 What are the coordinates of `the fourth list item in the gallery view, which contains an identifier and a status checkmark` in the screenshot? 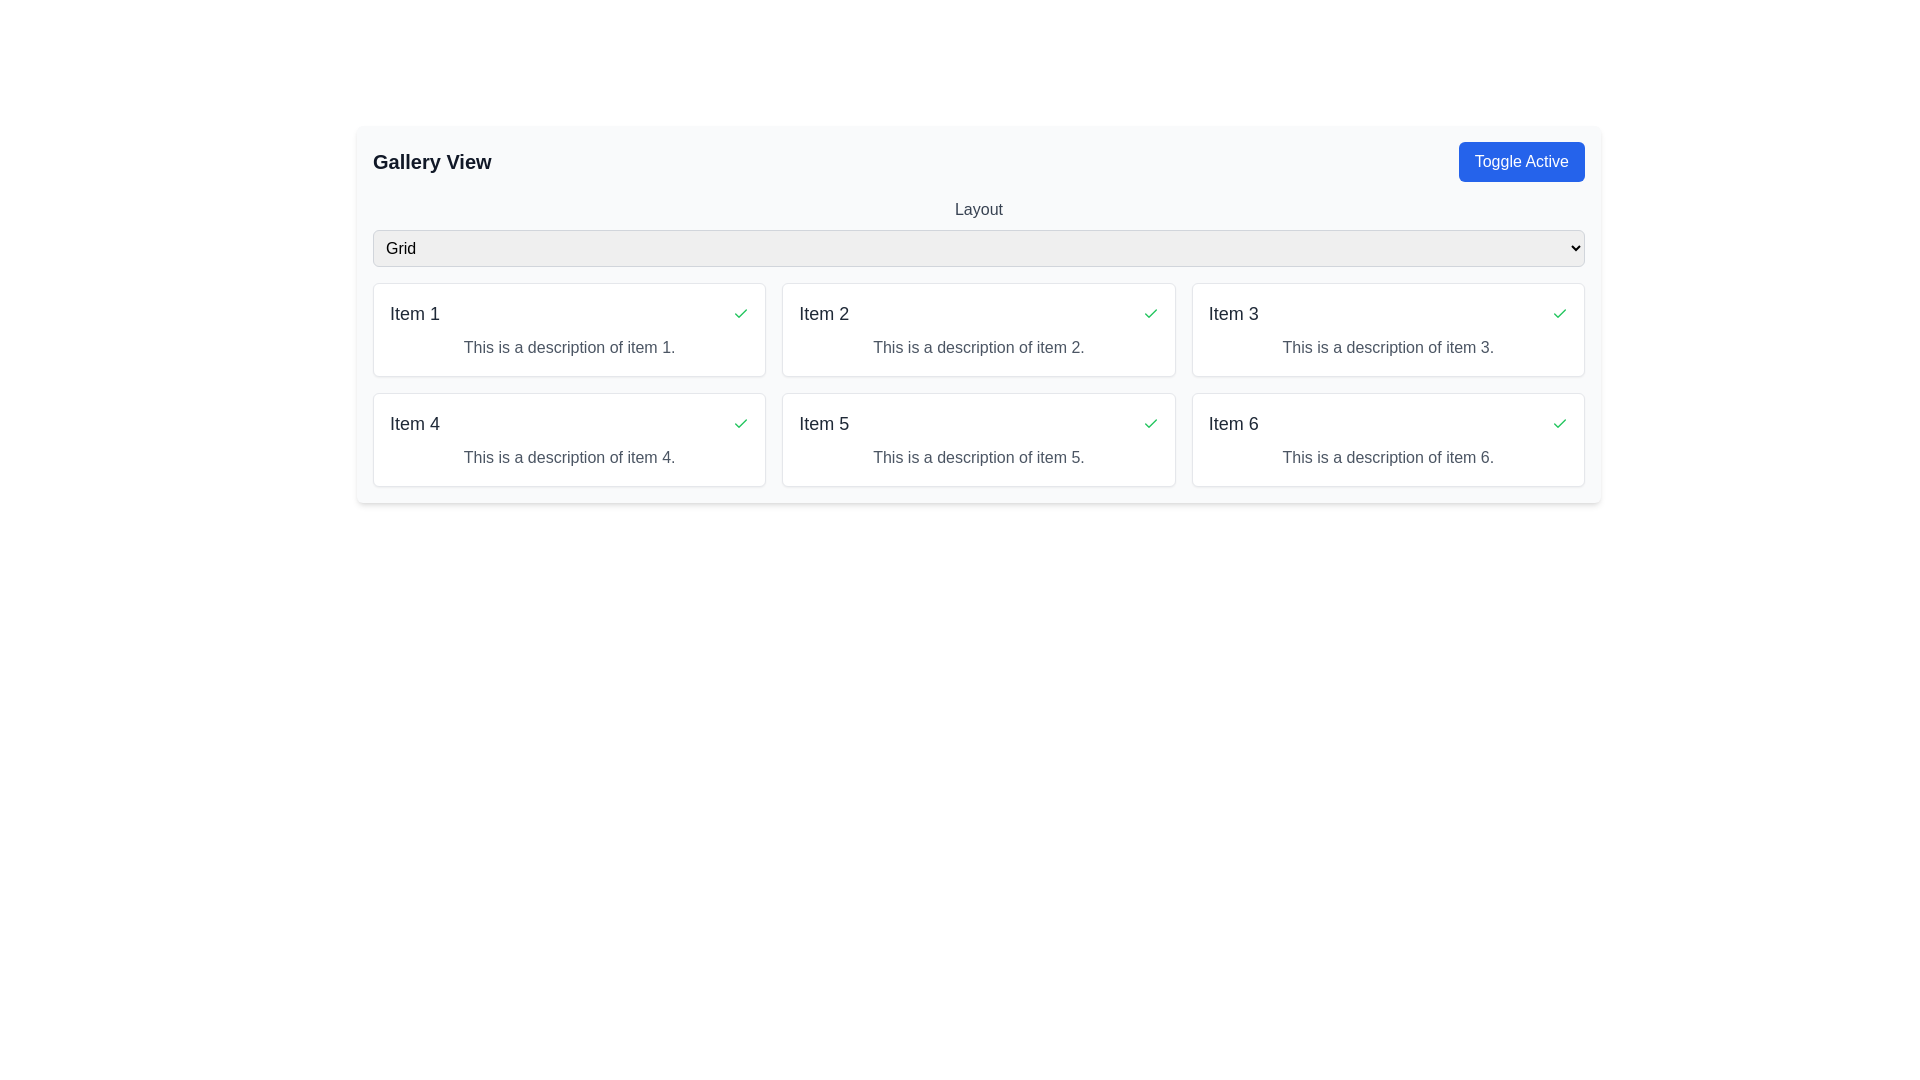 It's located at (568, 423).